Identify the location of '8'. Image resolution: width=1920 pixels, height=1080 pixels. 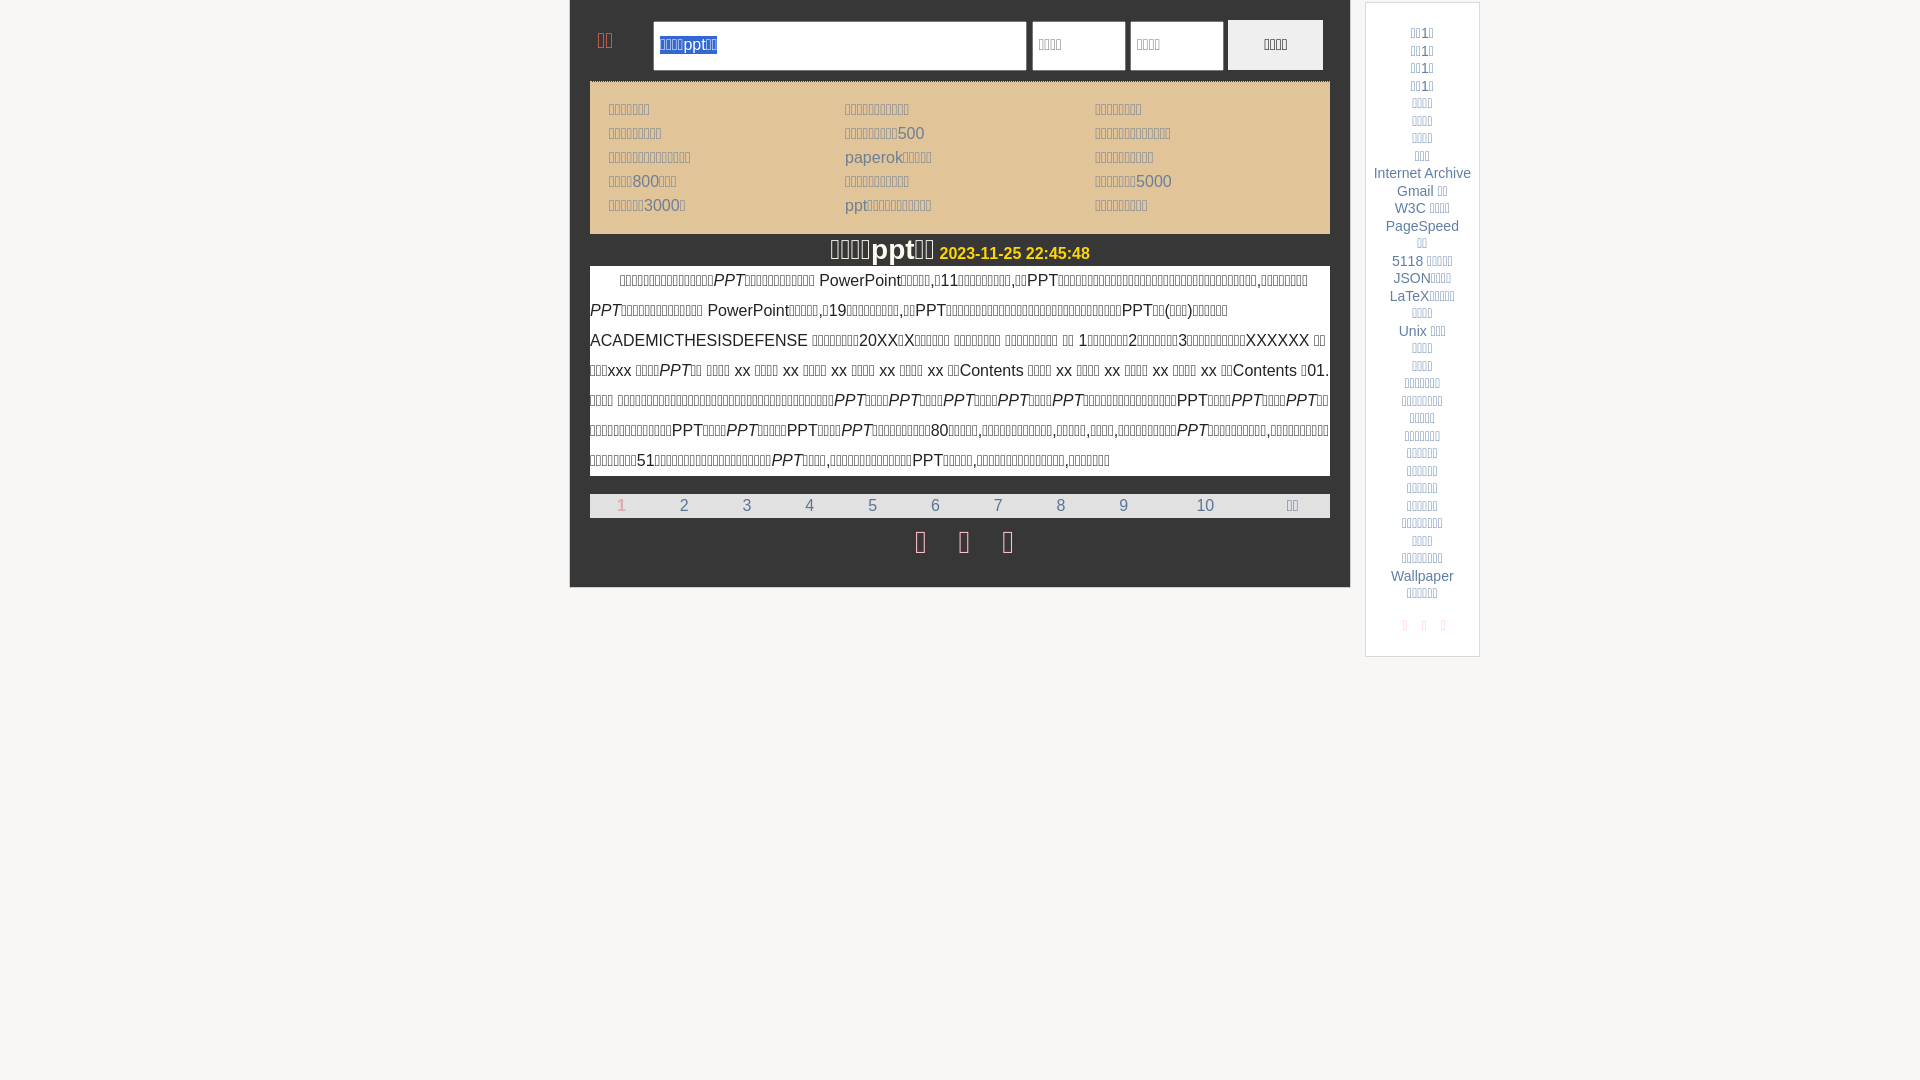
(1055, 504).